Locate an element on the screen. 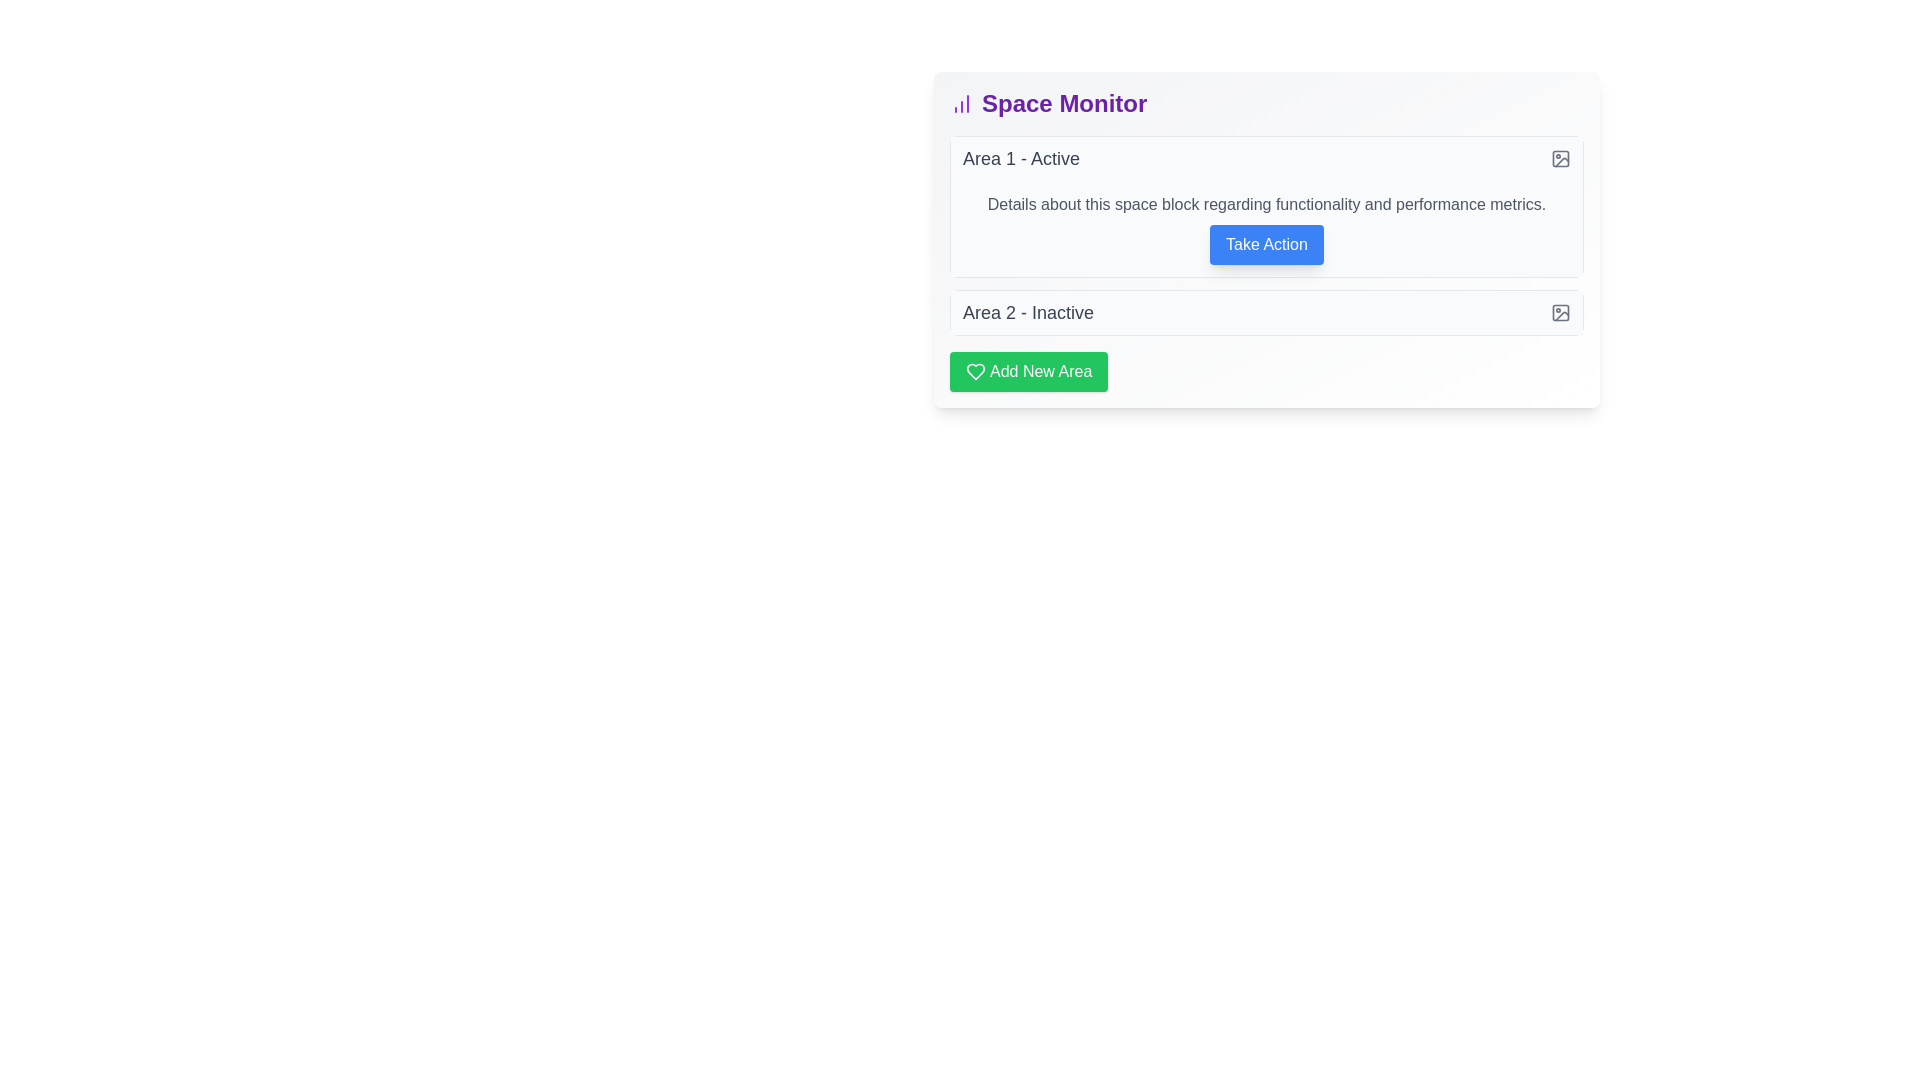  the decorative graphic component, a rectangle with rounded corners, located in the upper-right corner of the 'Area 1 - Active' section within the 'Space Monitor' interface is located at coordinates (1559, 312).